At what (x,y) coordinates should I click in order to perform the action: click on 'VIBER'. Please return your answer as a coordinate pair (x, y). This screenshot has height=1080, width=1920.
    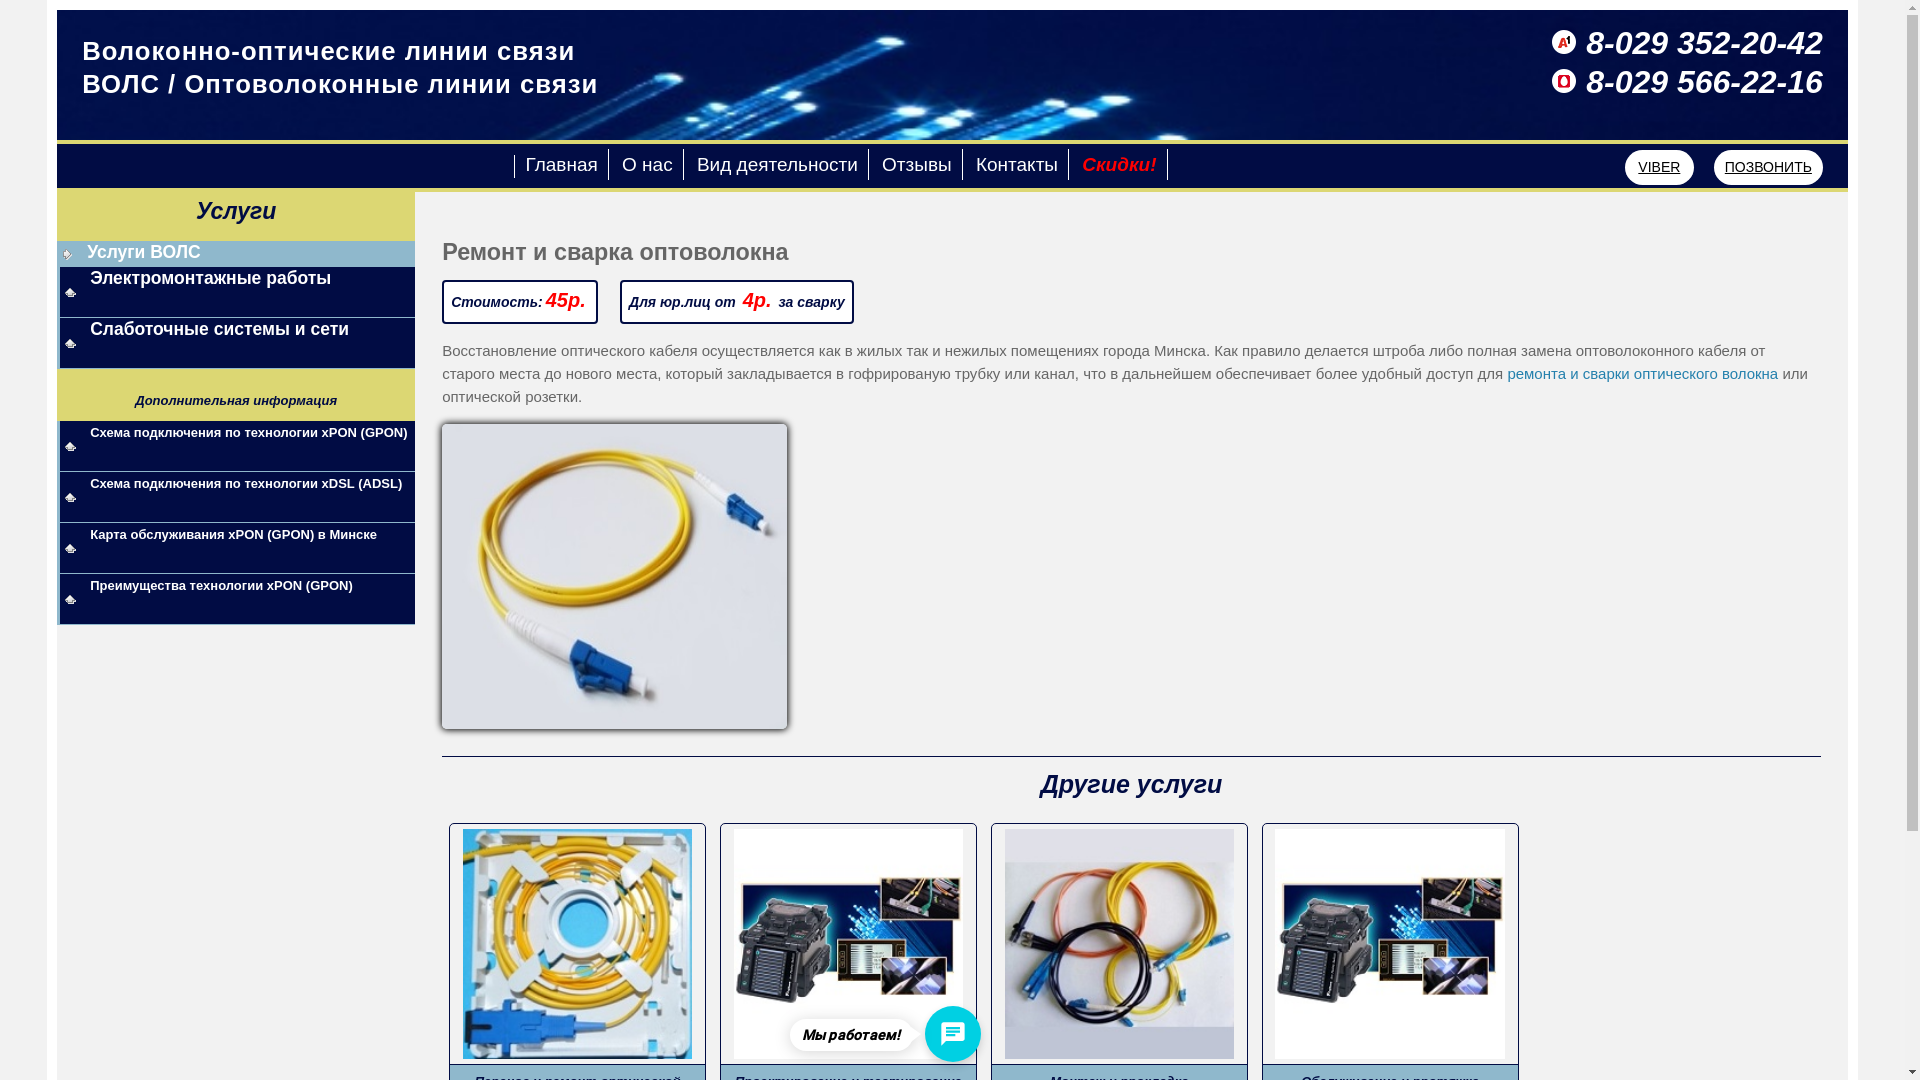
    Looking at the image, I should click on (1659, 166).